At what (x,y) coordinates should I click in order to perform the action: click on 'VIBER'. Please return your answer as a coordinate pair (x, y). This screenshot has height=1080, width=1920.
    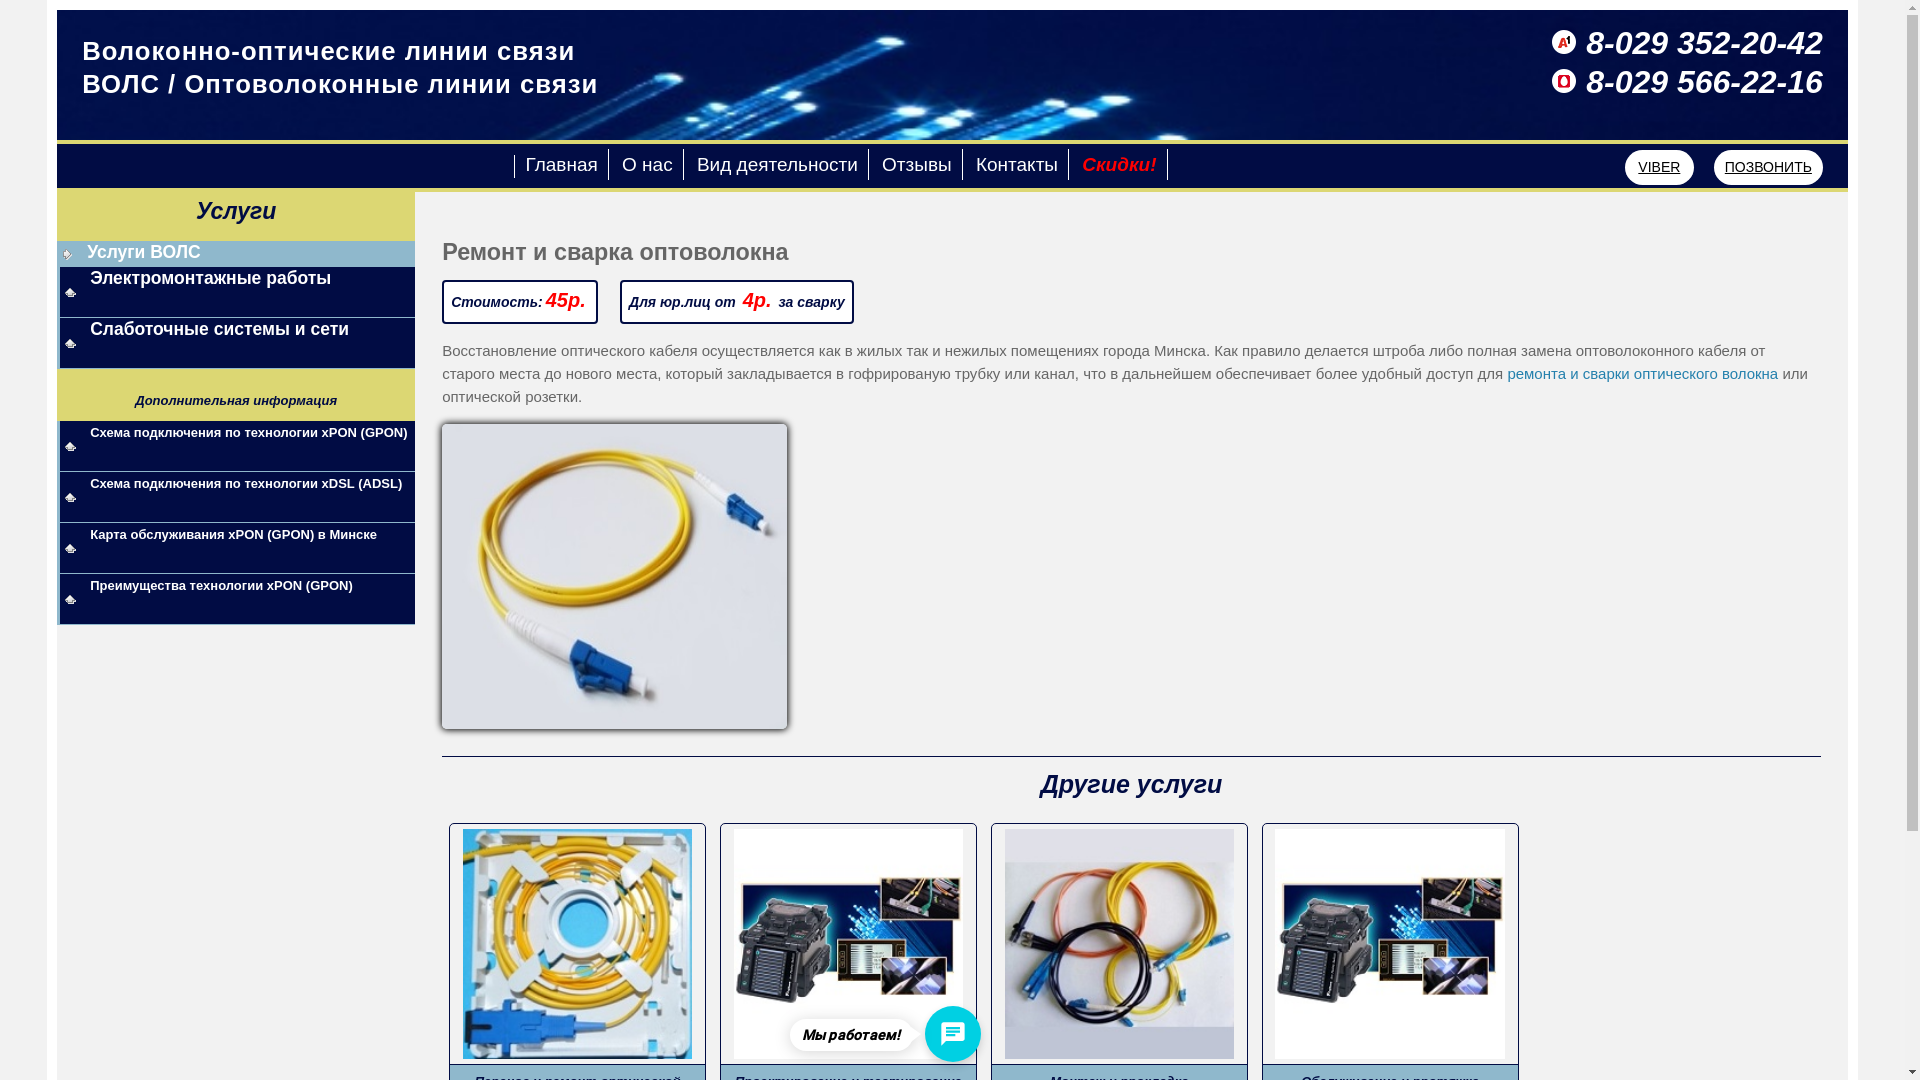
    Looking at the image, I should click on (1659, 166).